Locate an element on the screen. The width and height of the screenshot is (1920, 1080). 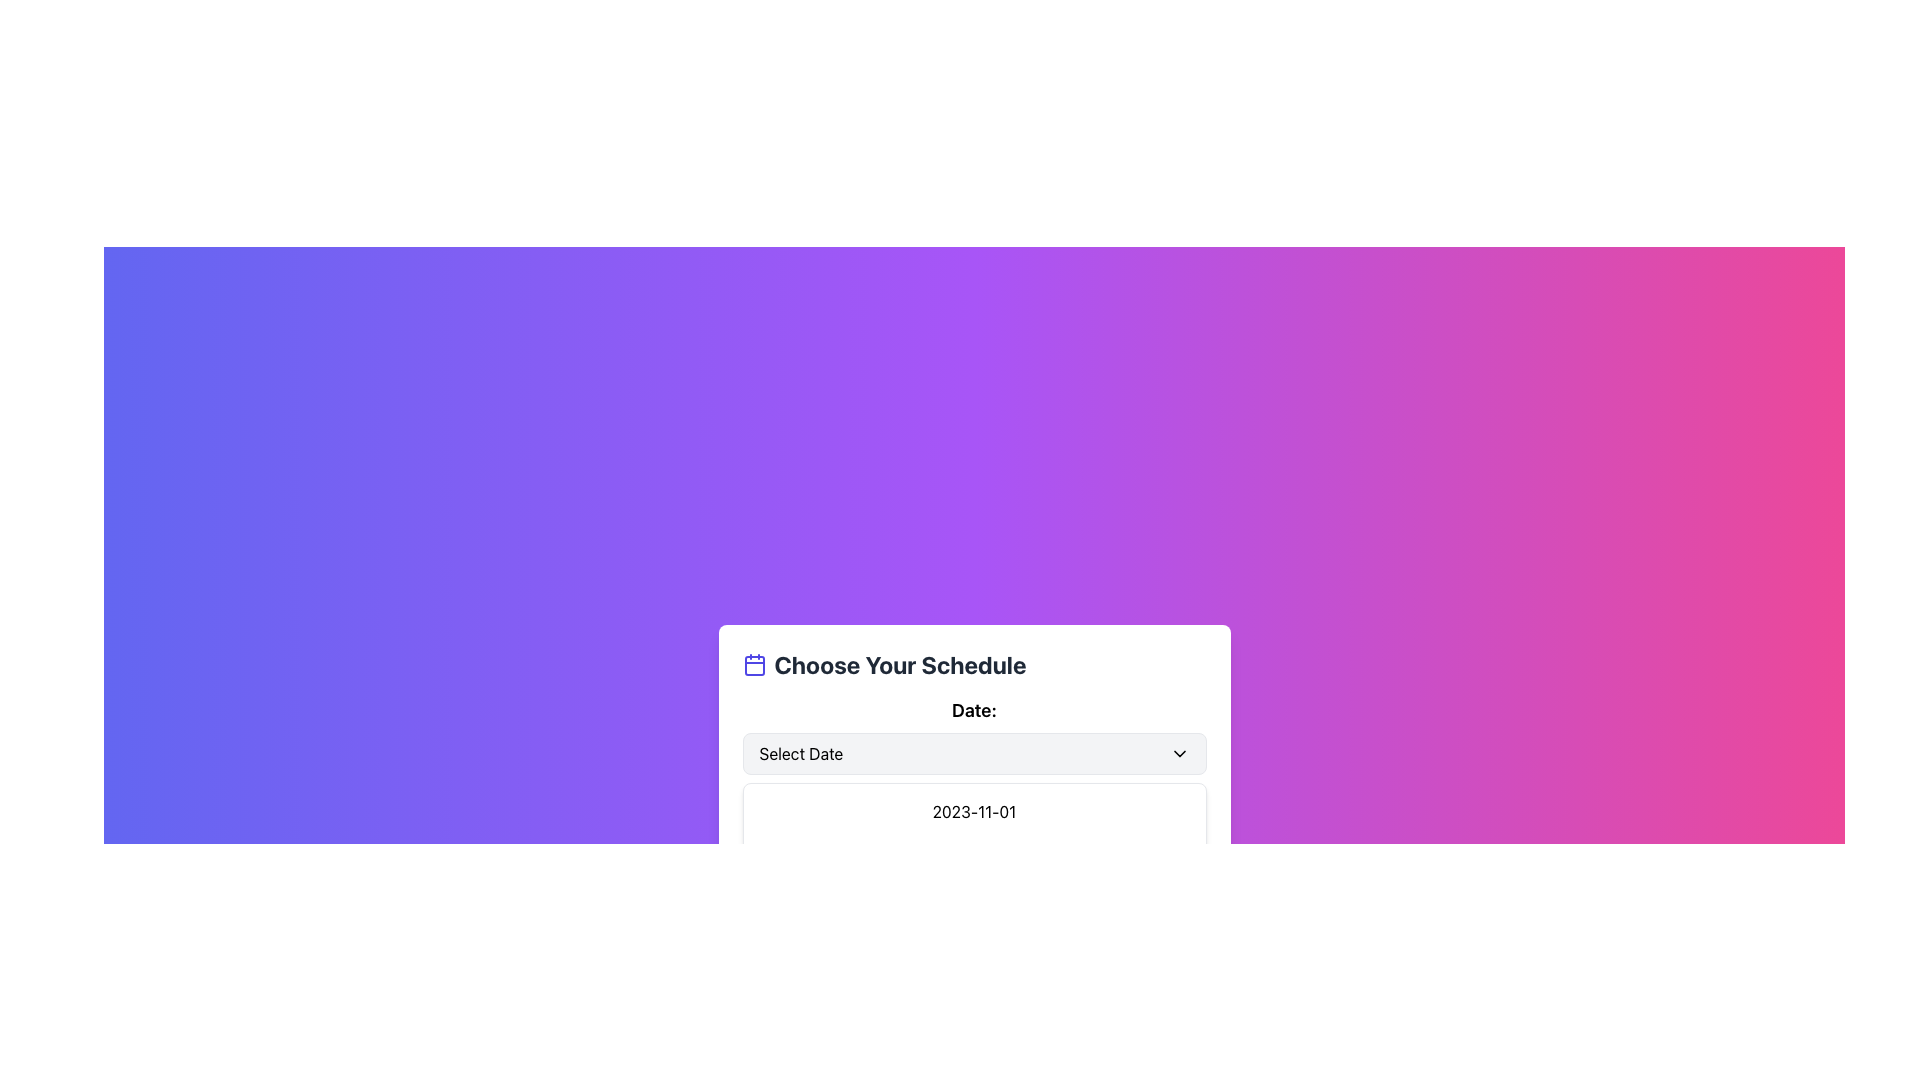
the selectable date option in the dropdown menu directly below the 'Select Date' dropdown is located at coordinates (974, 829).